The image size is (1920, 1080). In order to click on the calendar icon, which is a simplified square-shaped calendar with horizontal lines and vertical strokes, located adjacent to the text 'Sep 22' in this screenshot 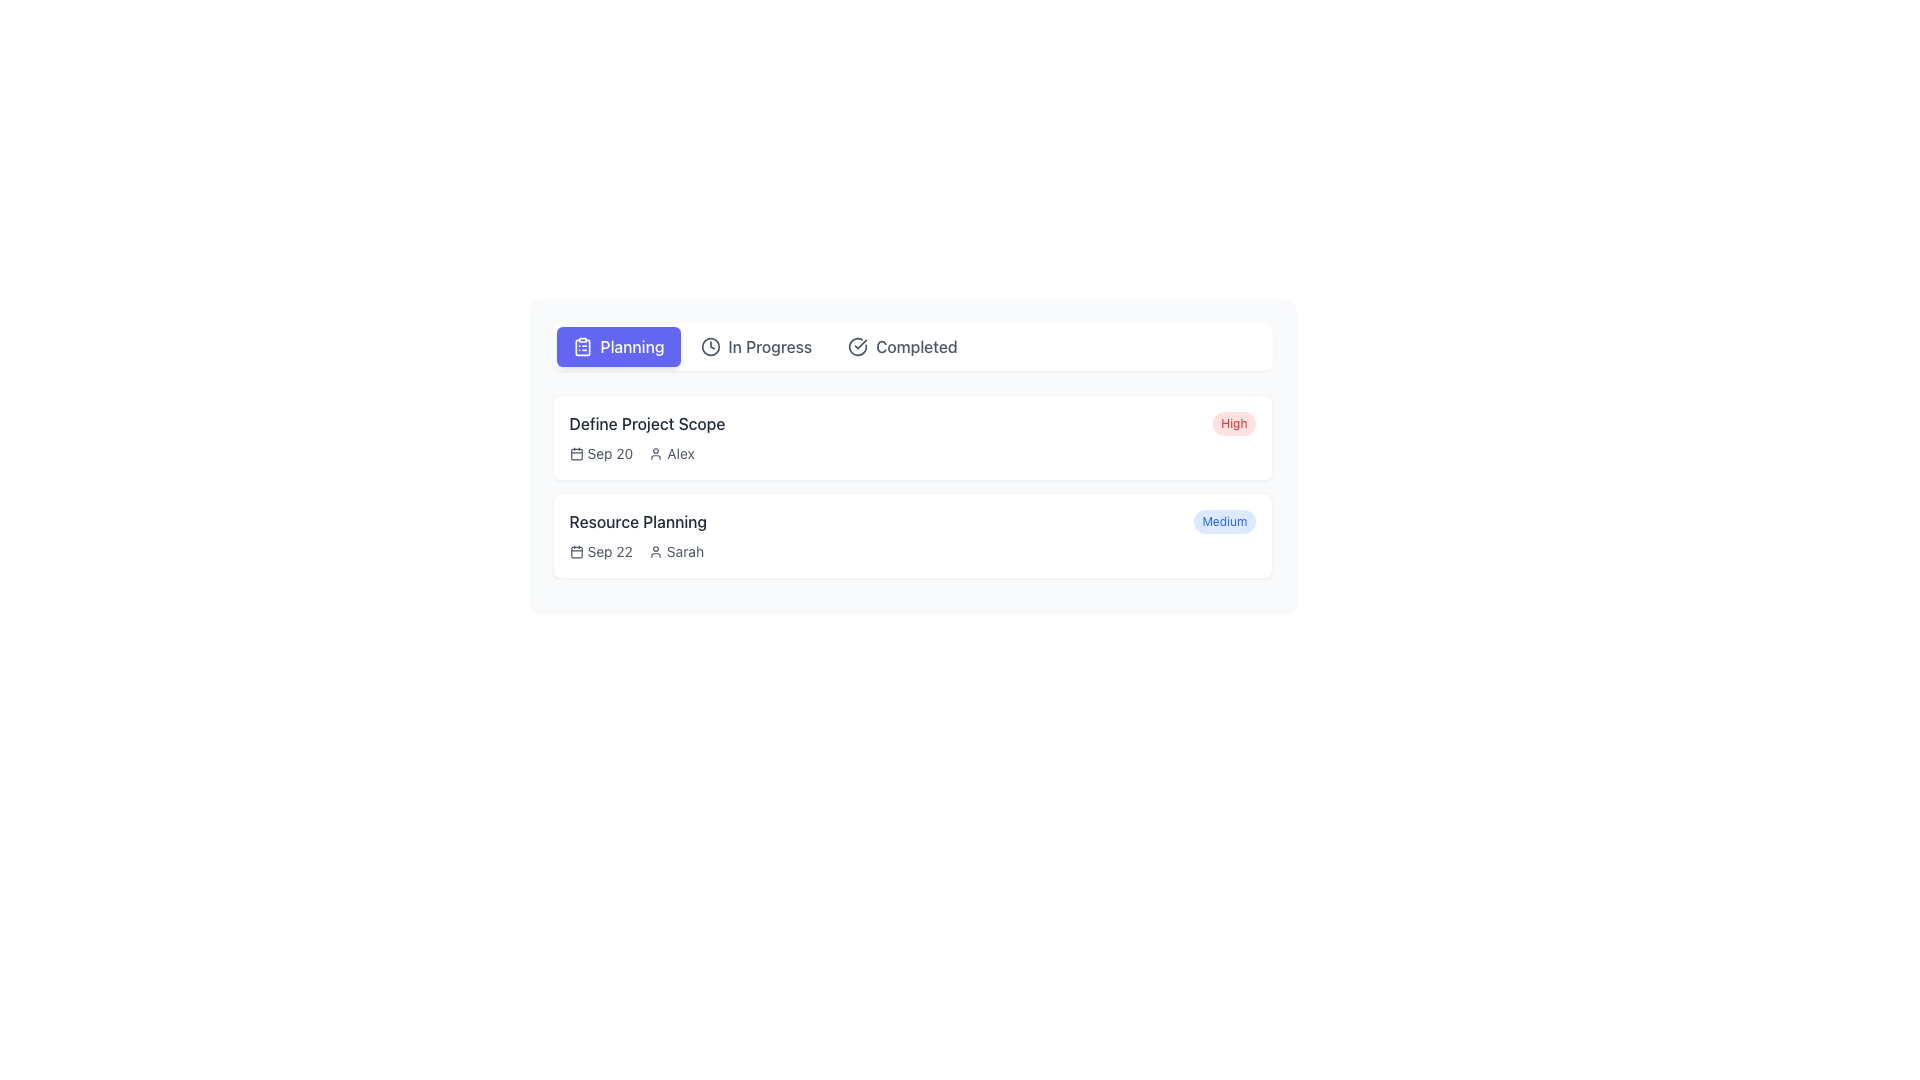, I will do `click(575, 551)`.